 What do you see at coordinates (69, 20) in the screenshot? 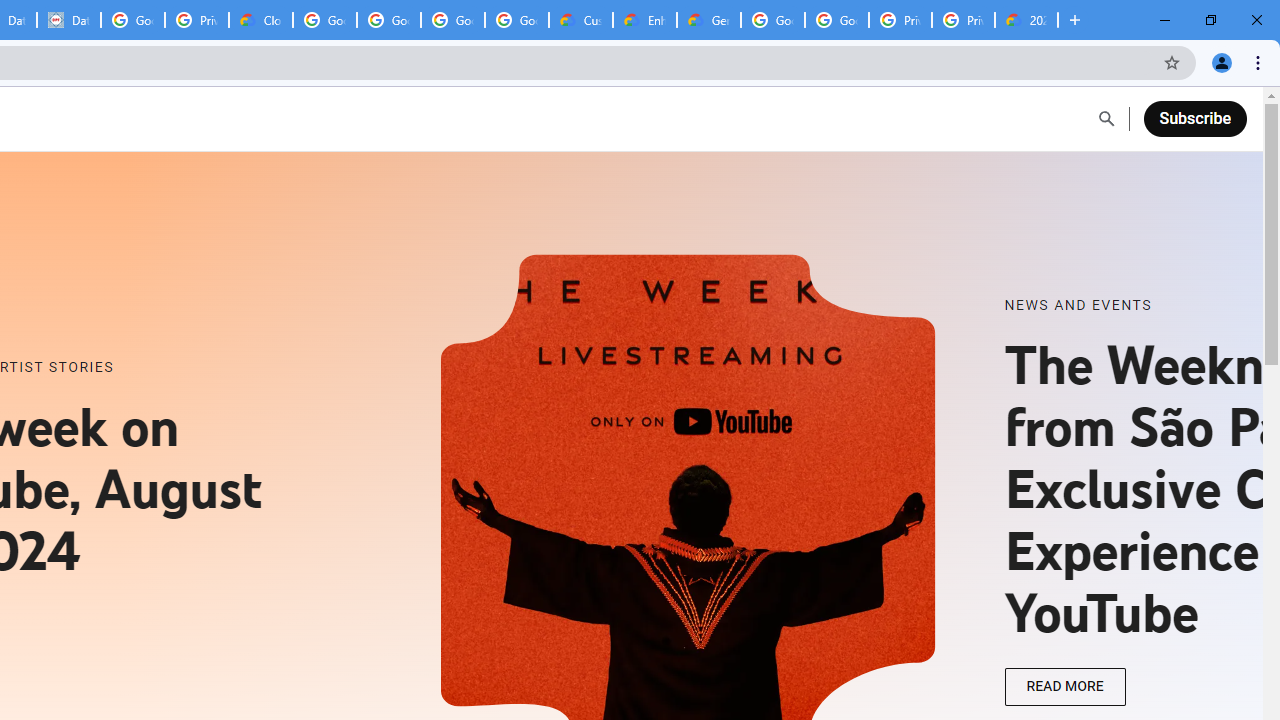
I see `'Data Privacy Framework'` at bounding box center [69, 20].